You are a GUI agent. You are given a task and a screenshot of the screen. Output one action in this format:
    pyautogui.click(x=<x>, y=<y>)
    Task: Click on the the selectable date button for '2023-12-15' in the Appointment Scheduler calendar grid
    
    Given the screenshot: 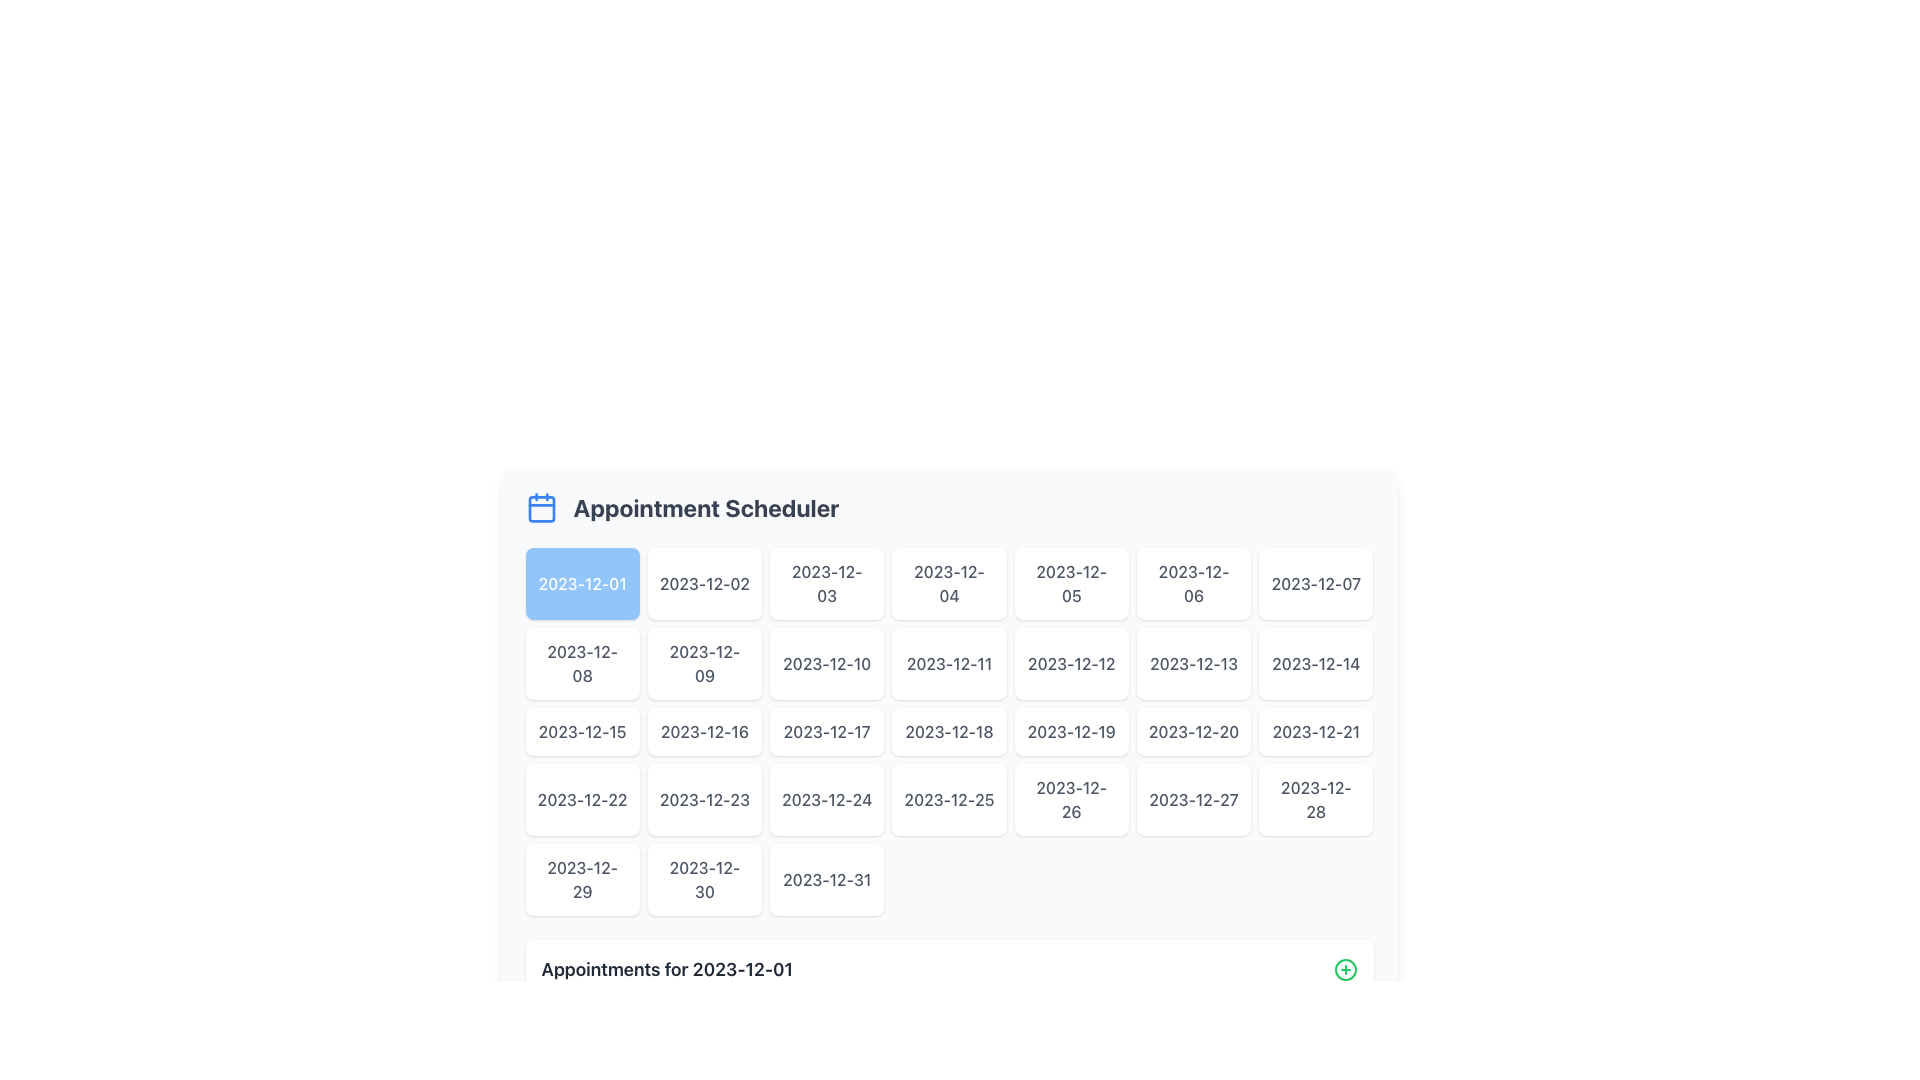 What is the action you would take?
    pyautogui.click(x=581, y=732)
    